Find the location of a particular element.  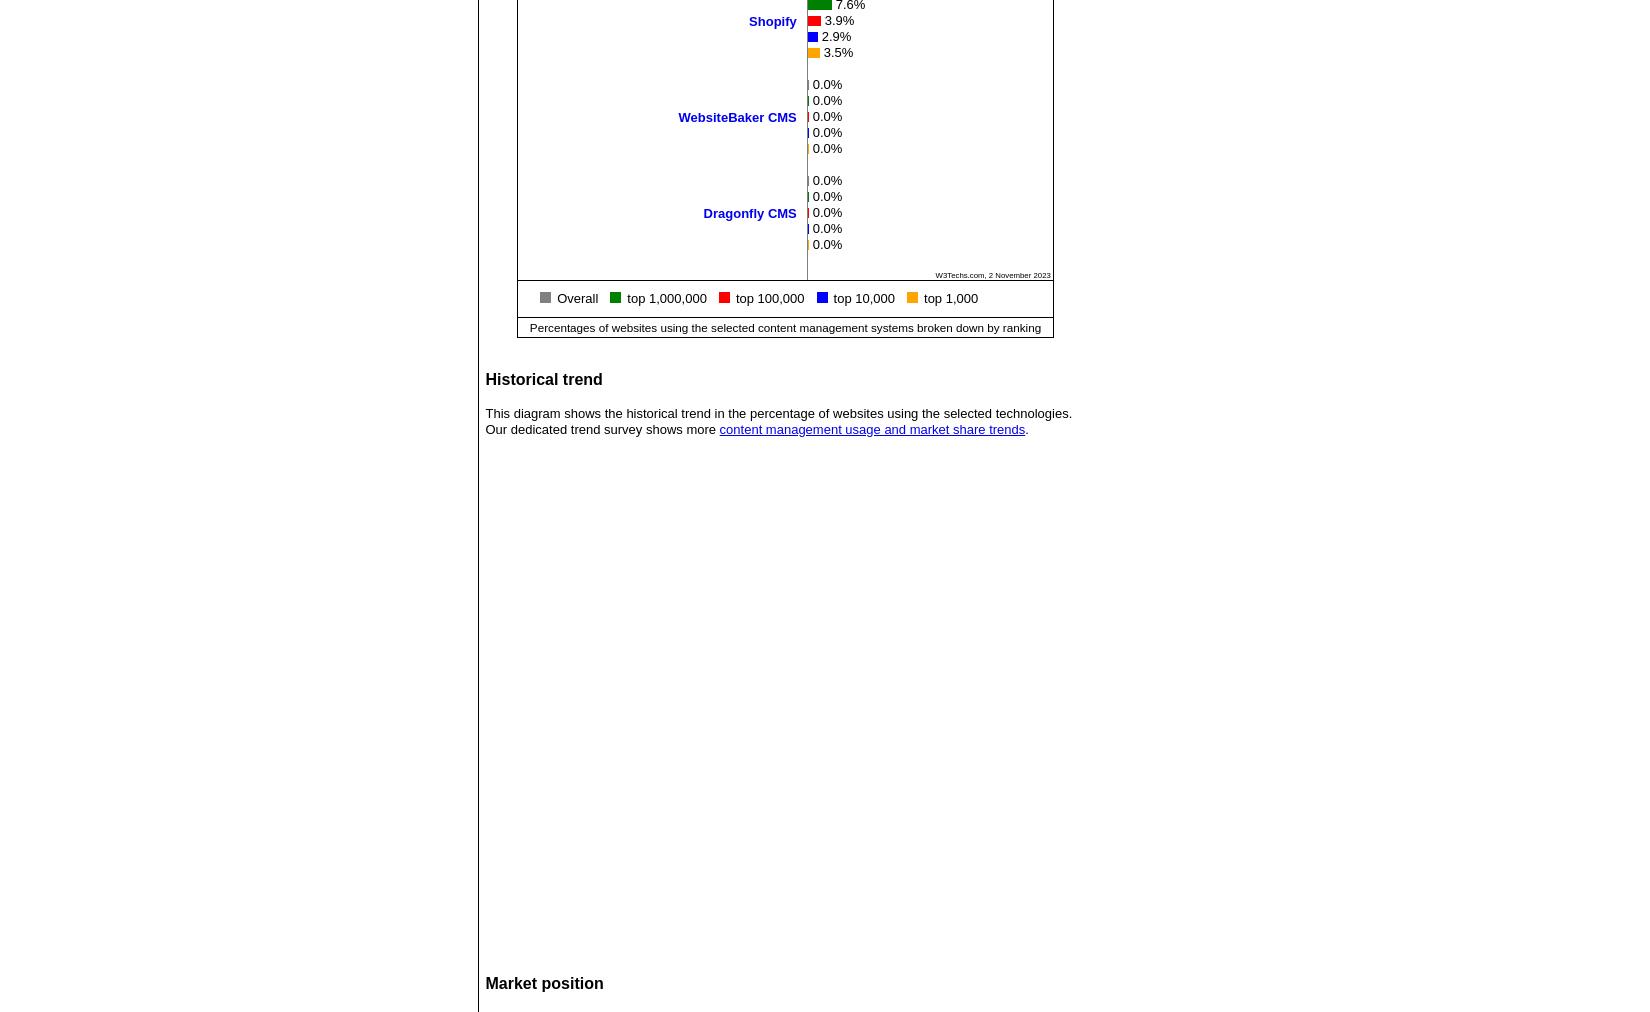

'Overall' is located at coordinates (556, 297).